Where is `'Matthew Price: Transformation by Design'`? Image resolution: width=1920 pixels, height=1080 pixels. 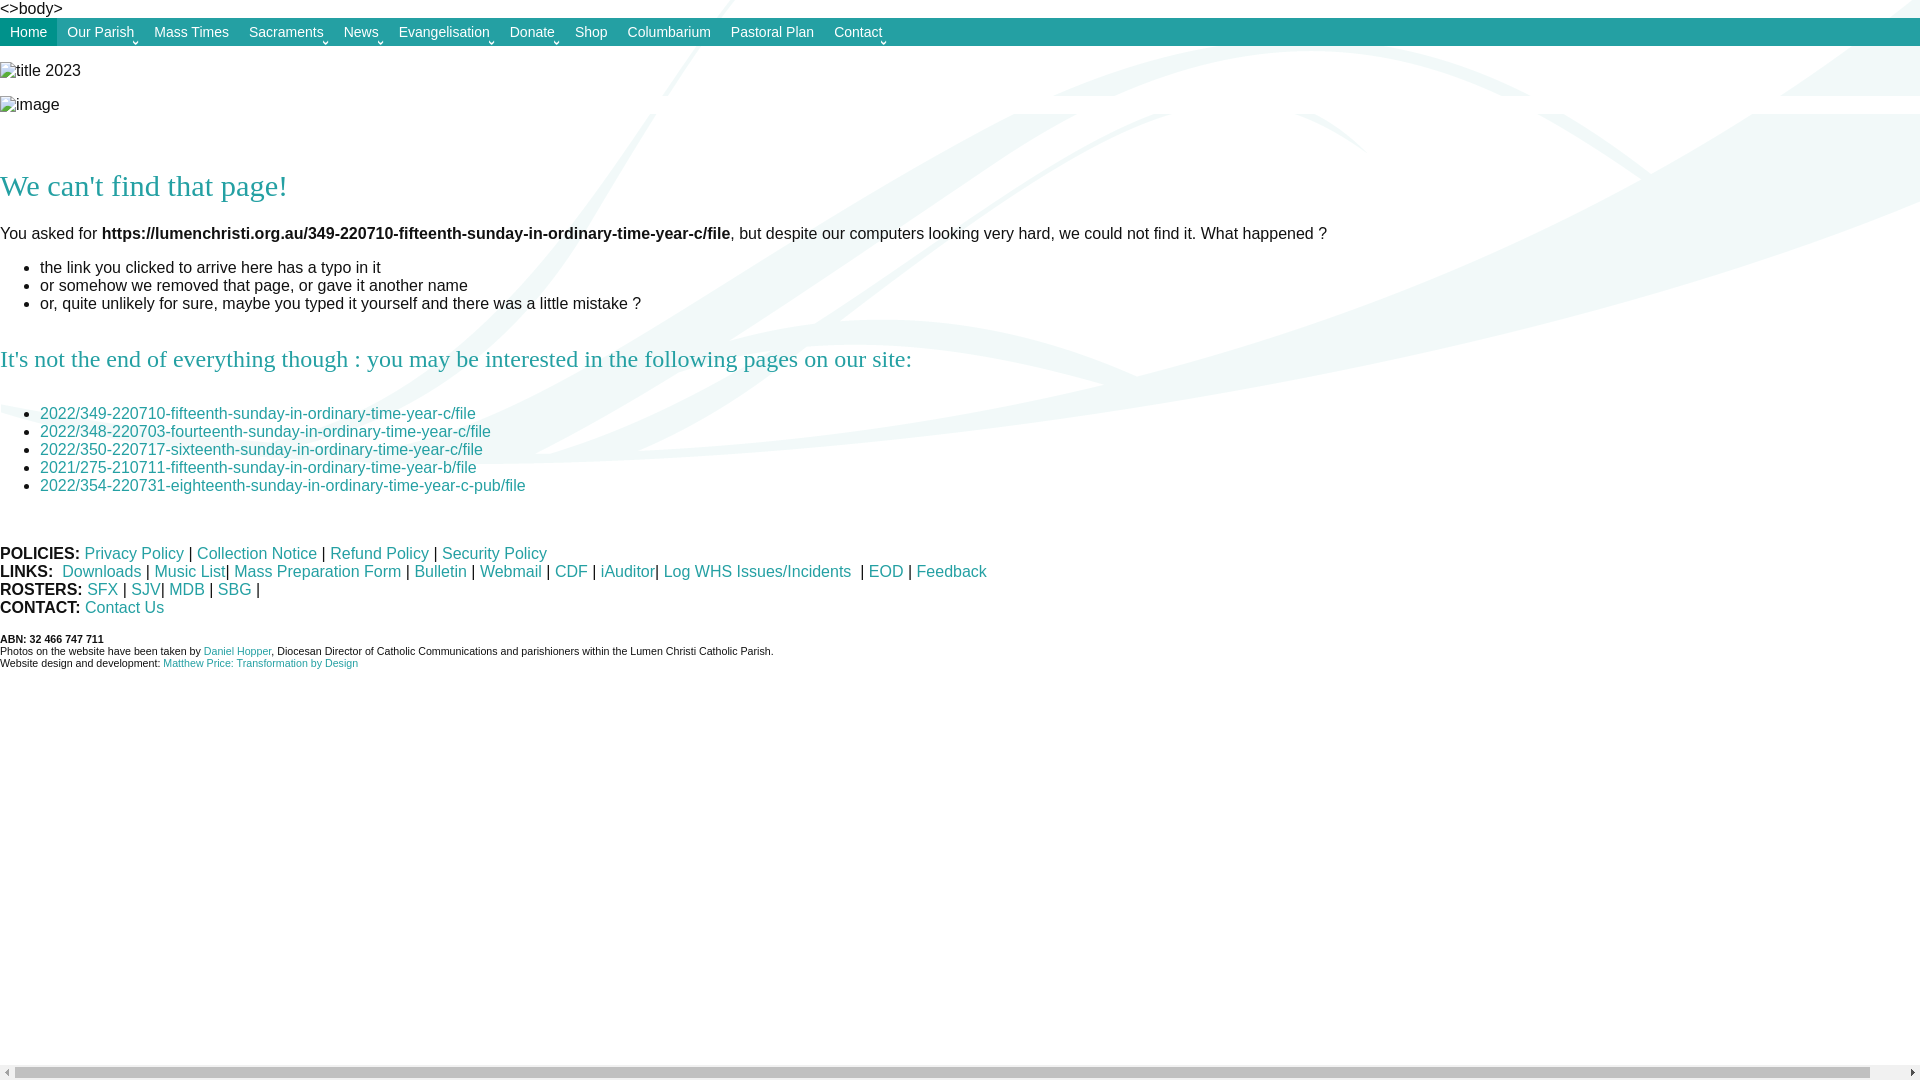
'Matthew Price: Transformation by Design' is located at coordinates (259, 663).